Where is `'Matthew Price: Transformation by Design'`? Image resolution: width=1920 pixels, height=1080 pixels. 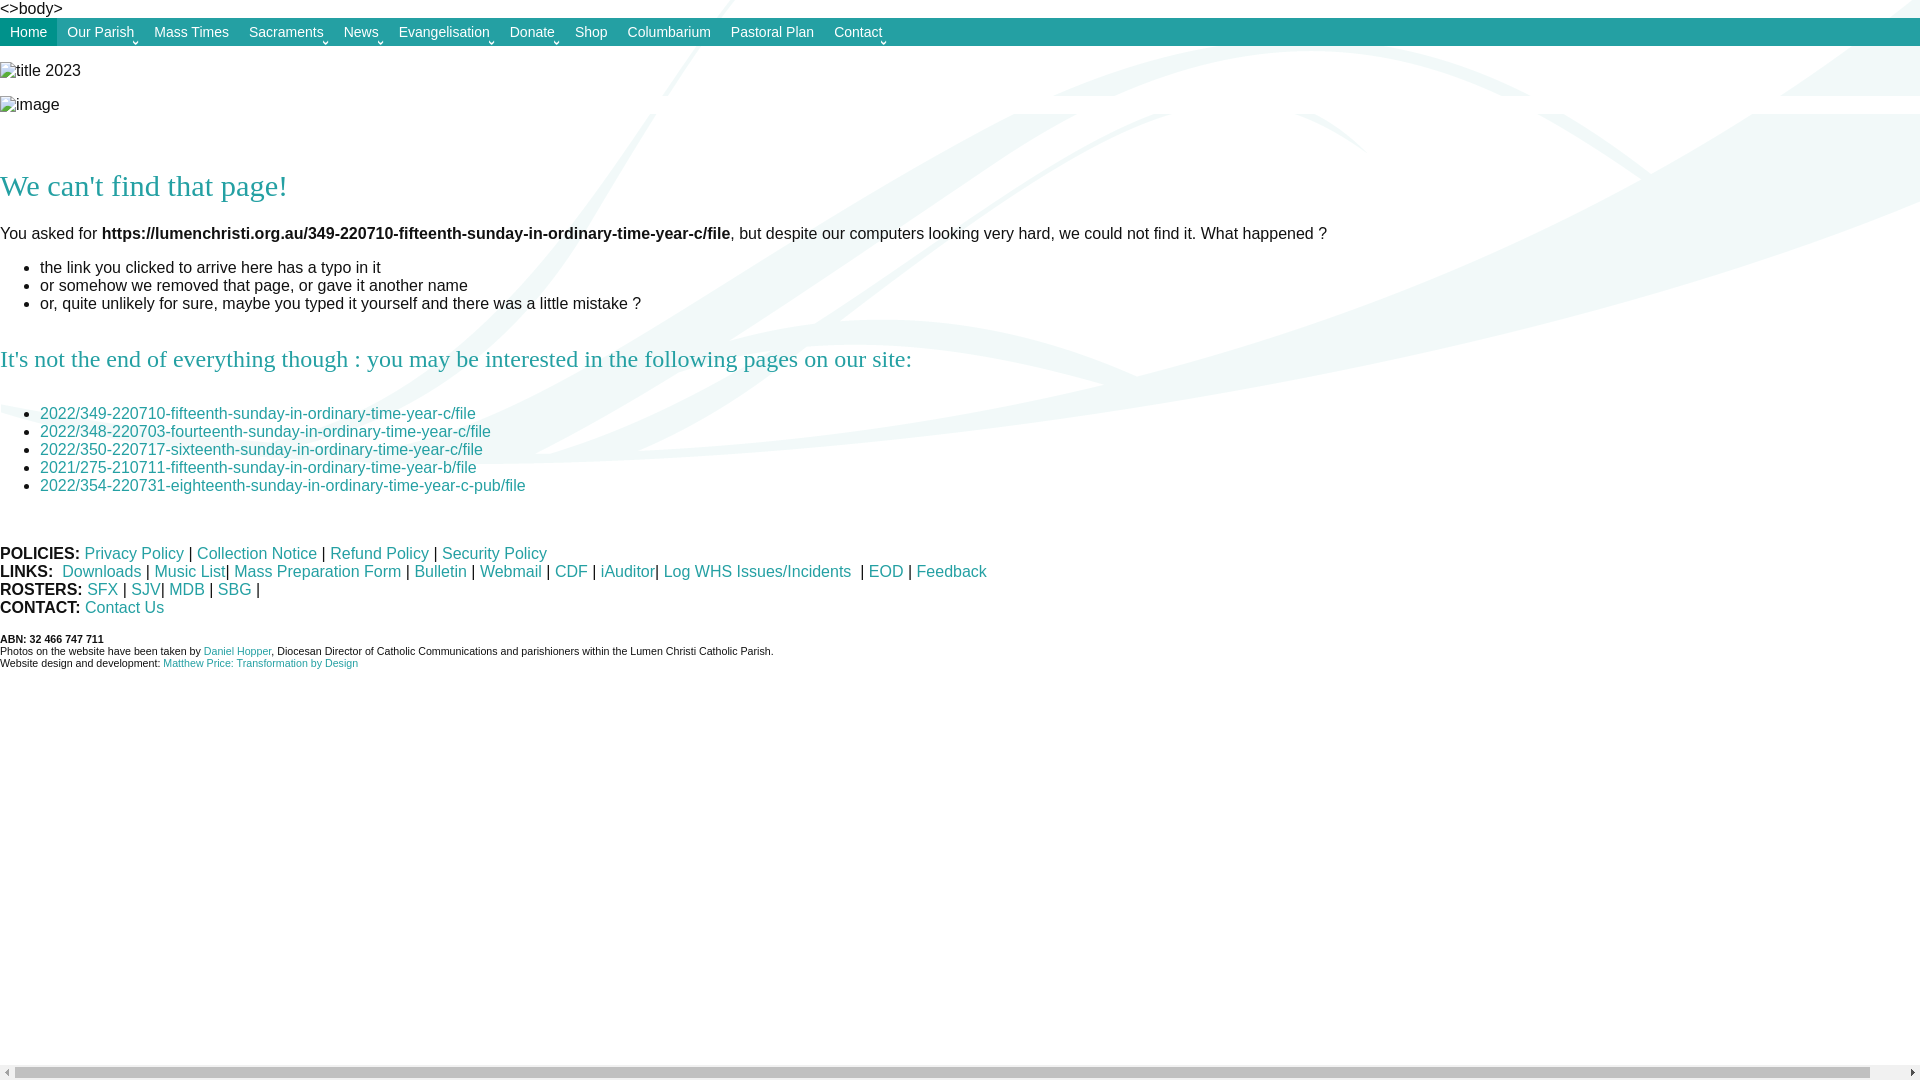
'Matthew Price: Transformation by Design' is located at coordinates (259, 663).